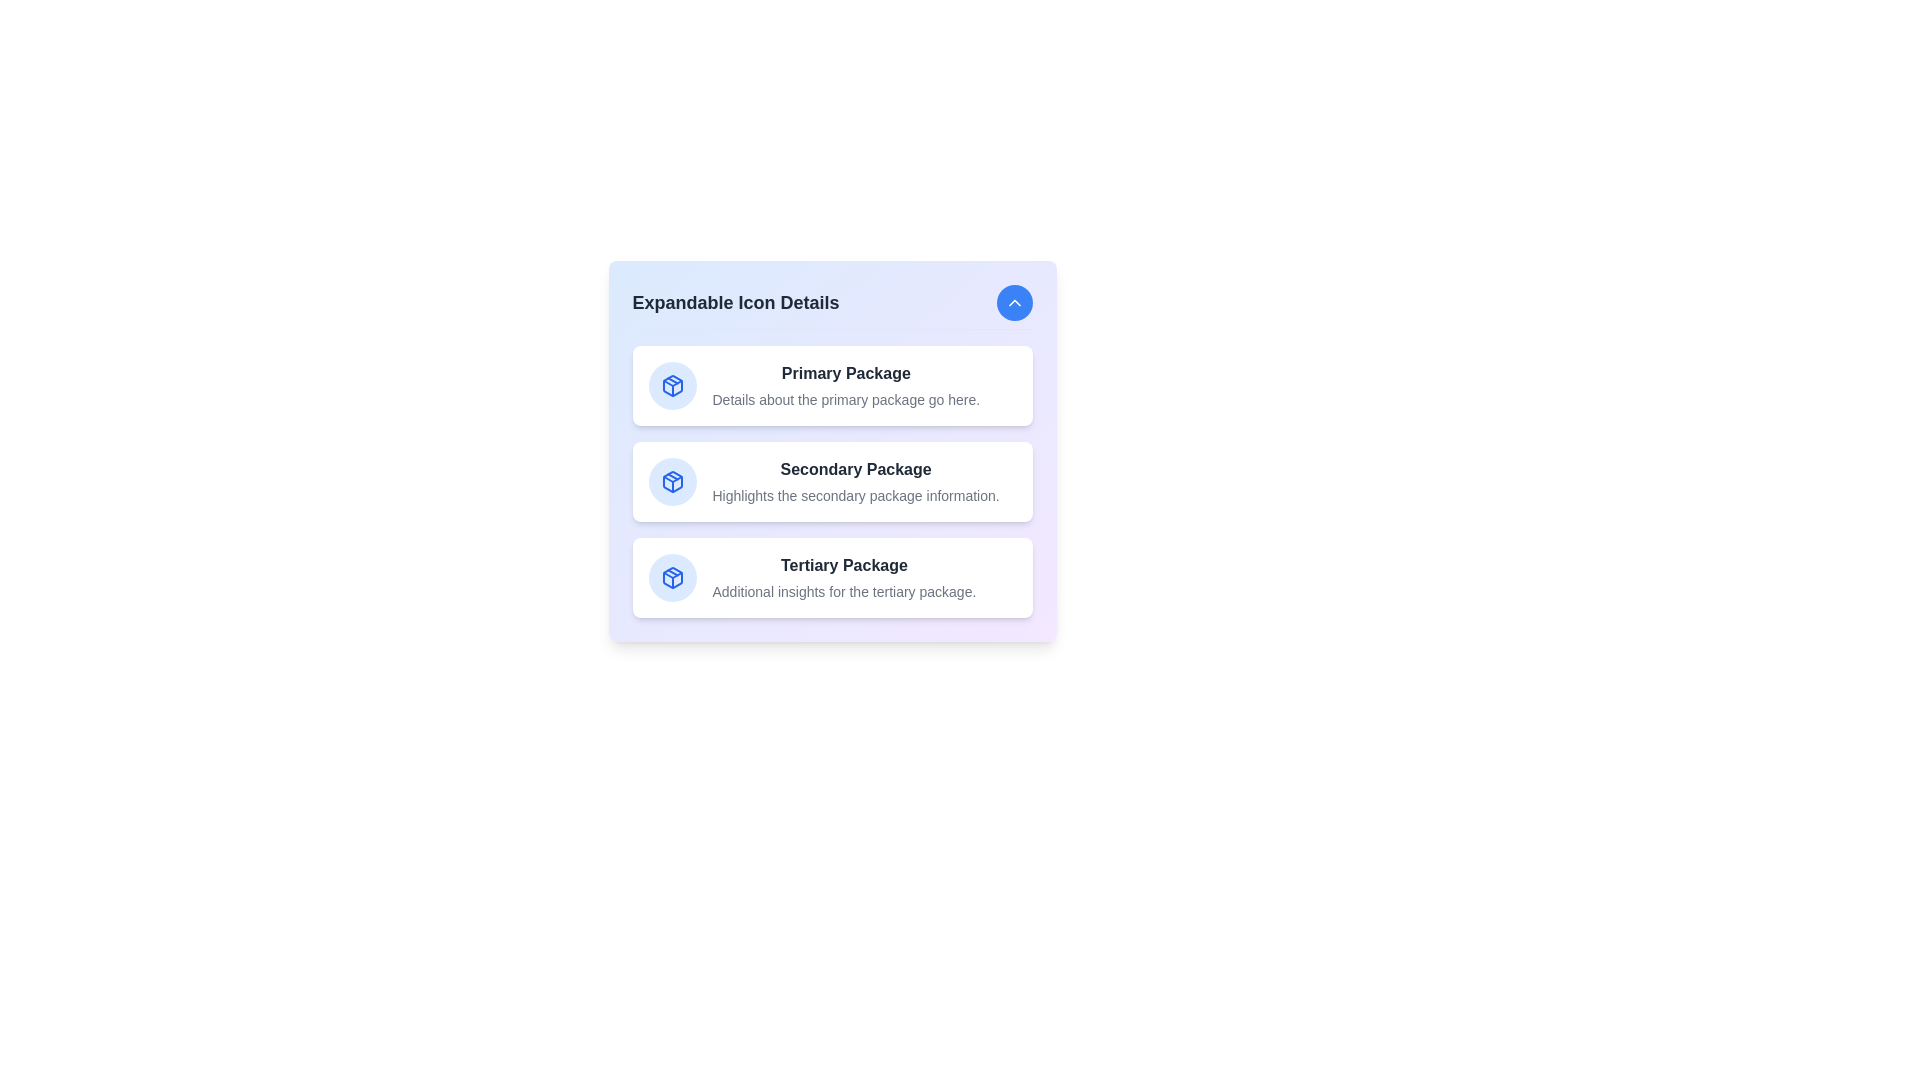 This screenshot has width=1920, height=1080. I want to click on the heading or title text of the second package section, which serves as a quick identifier for the content related to the secondary package, so click(856, 470).